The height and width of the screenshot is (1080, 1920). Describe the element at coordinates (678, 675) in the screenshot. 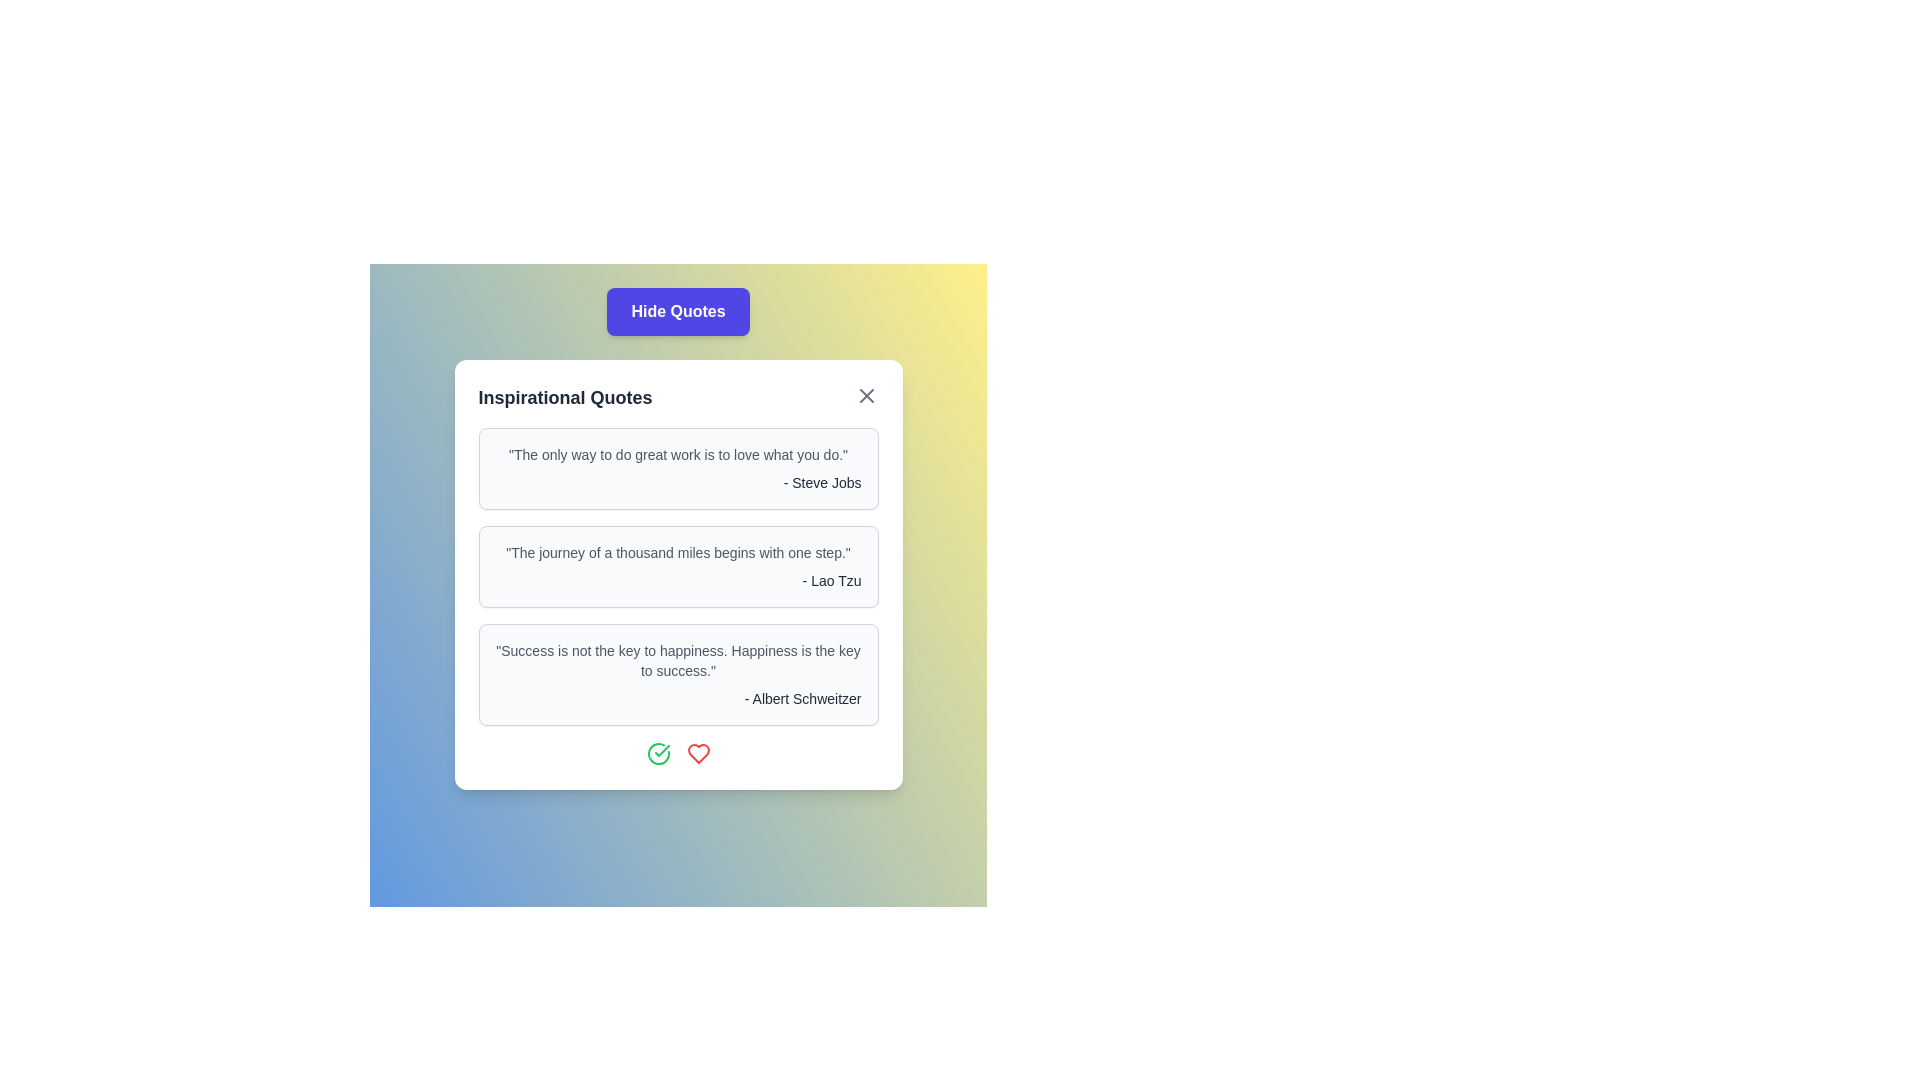

I see `text content of the third quote box within the 'Inspirational Quotes' section, which features a motivational quote and the author's name, styled with distinct typography` at that location.